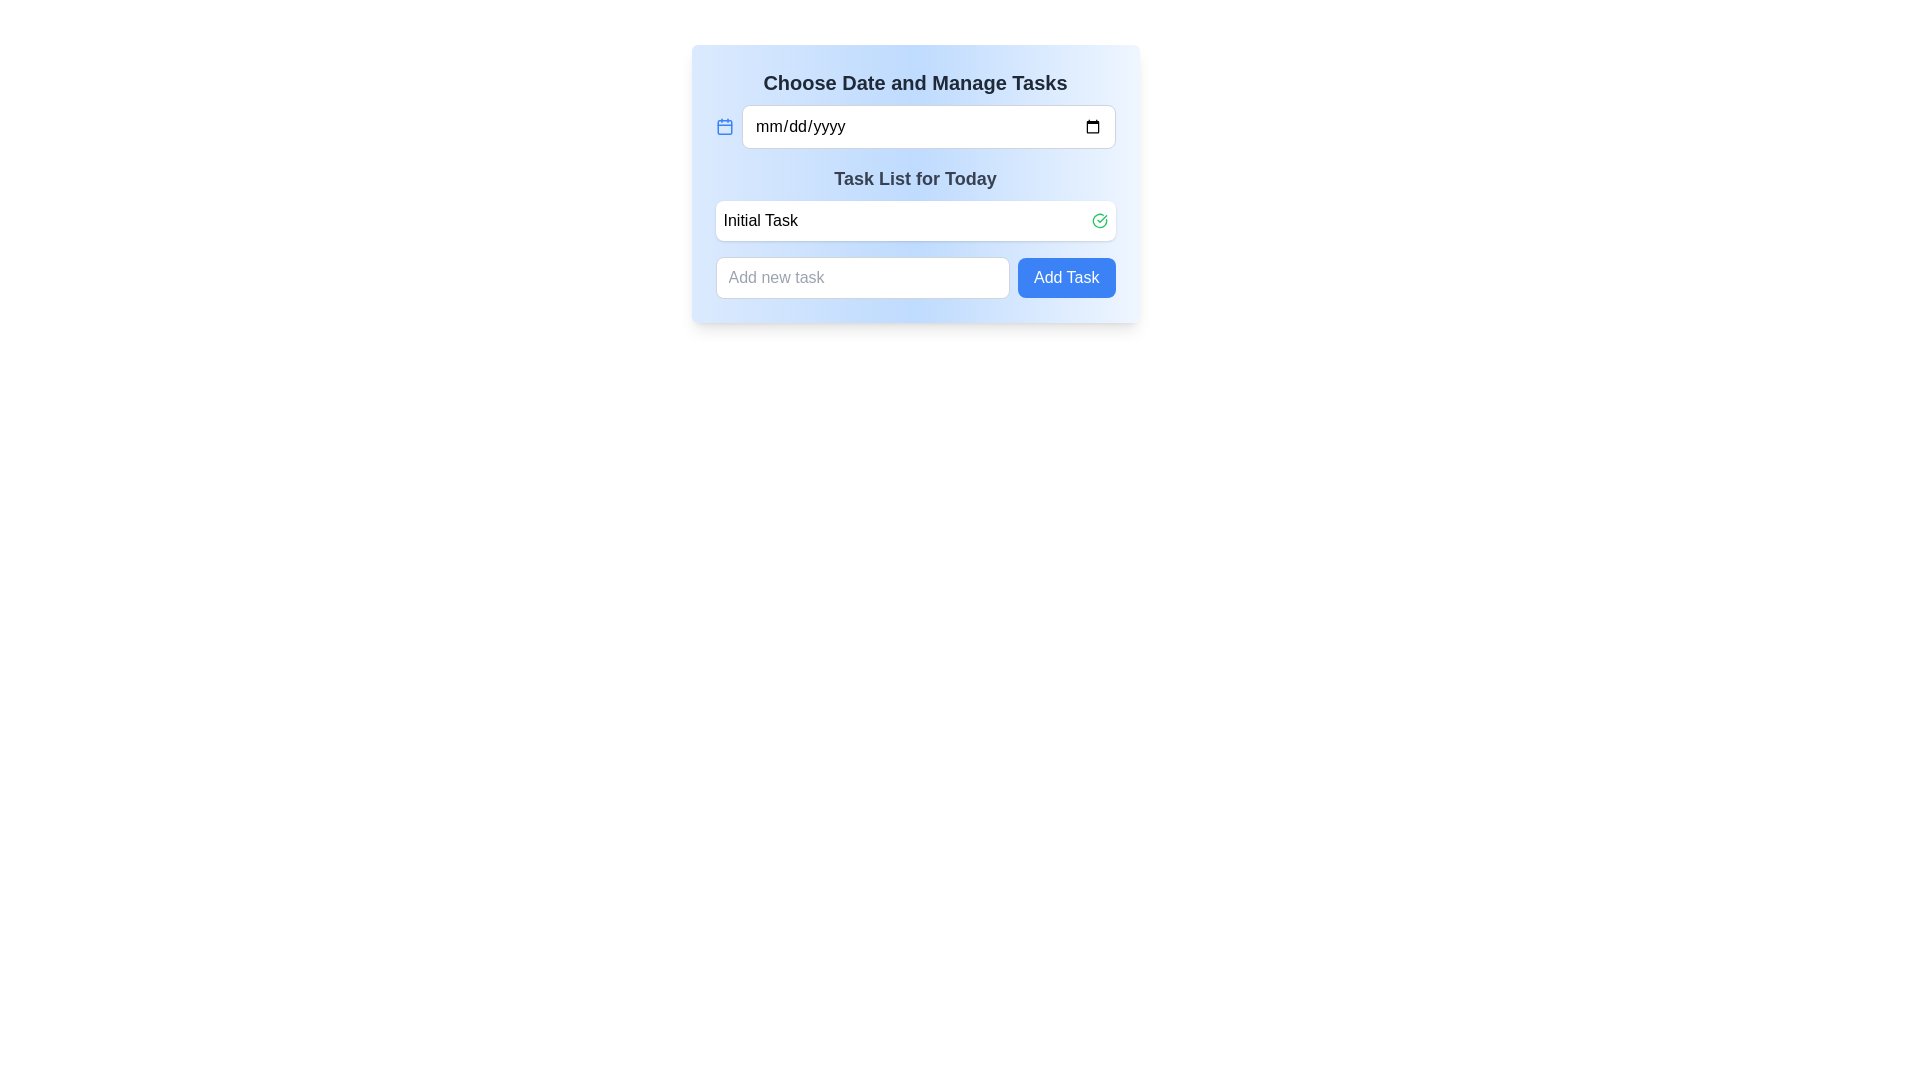 The width and height of the screenshot is (1920, 1080). Describe the element at coordinates (723, 127) in the screenshot. I see `the main body of the calendar icon, which is a light blue rectangular component with rounded corners located centrally within the calendar icon on the left side of the date input field in the 'Choose Date and Manage Tasks' panel` at that location.